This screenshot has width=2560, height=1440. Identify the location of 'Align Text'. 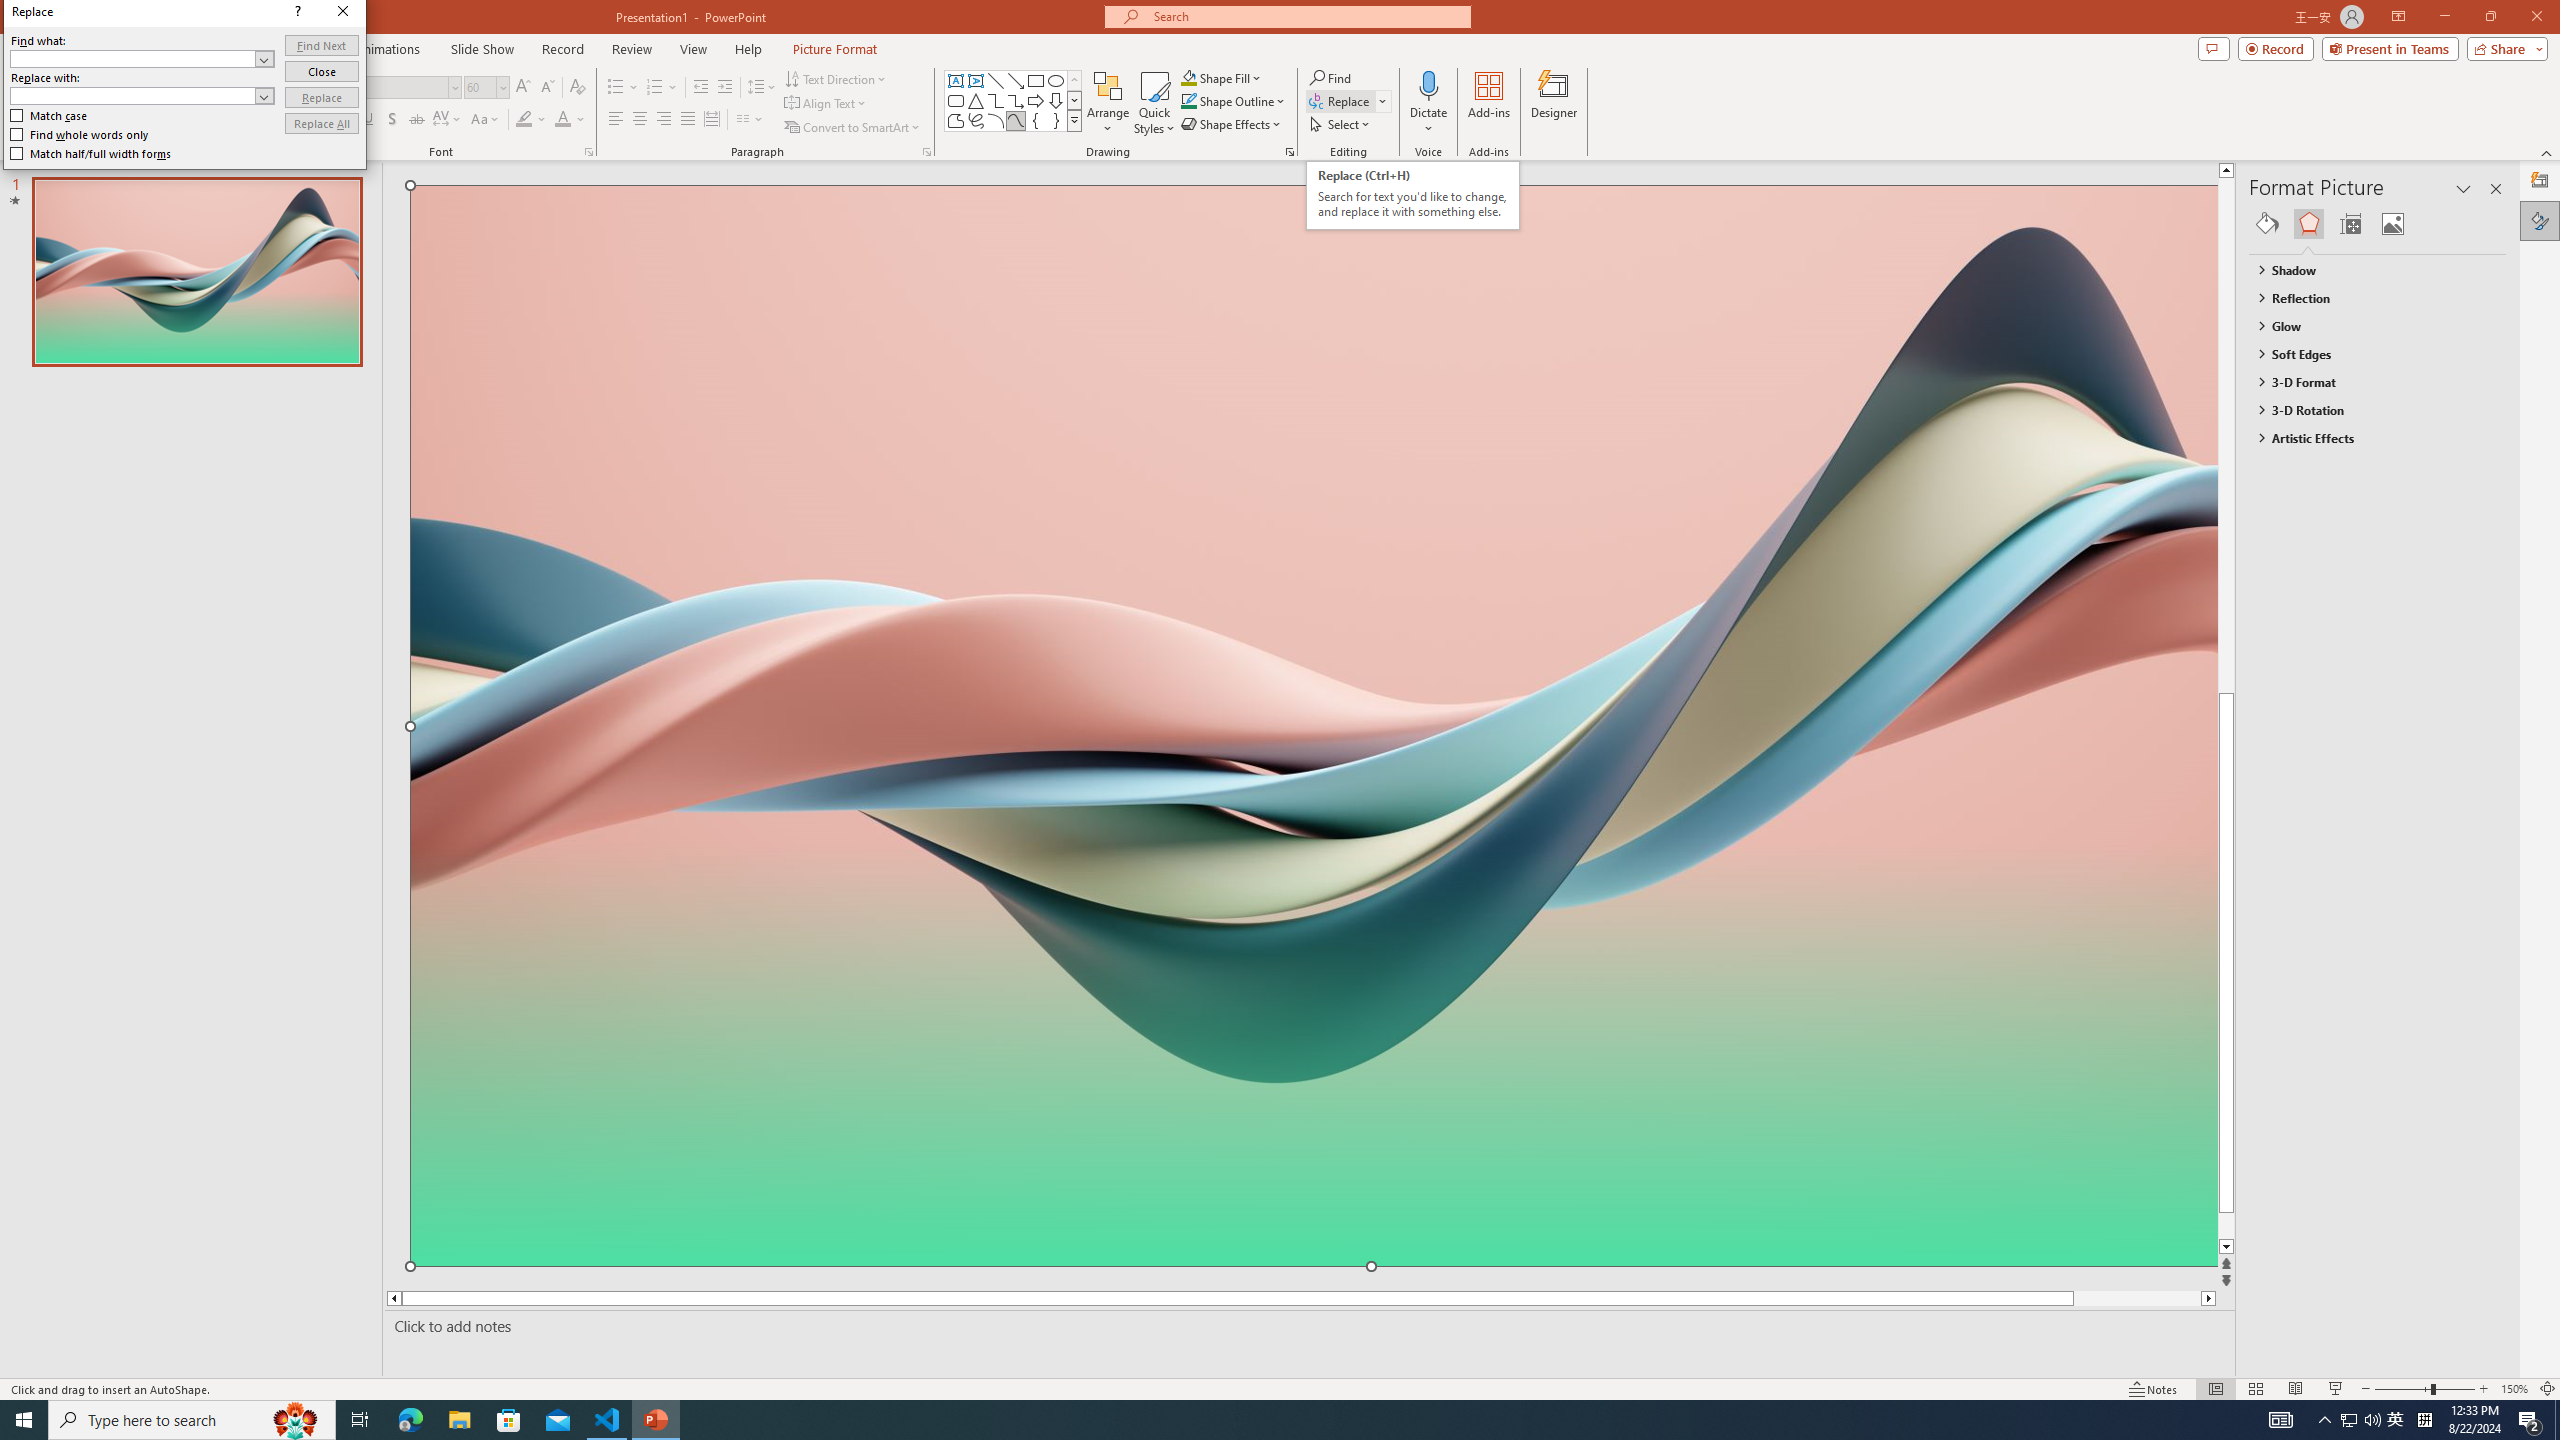
(826, 103).